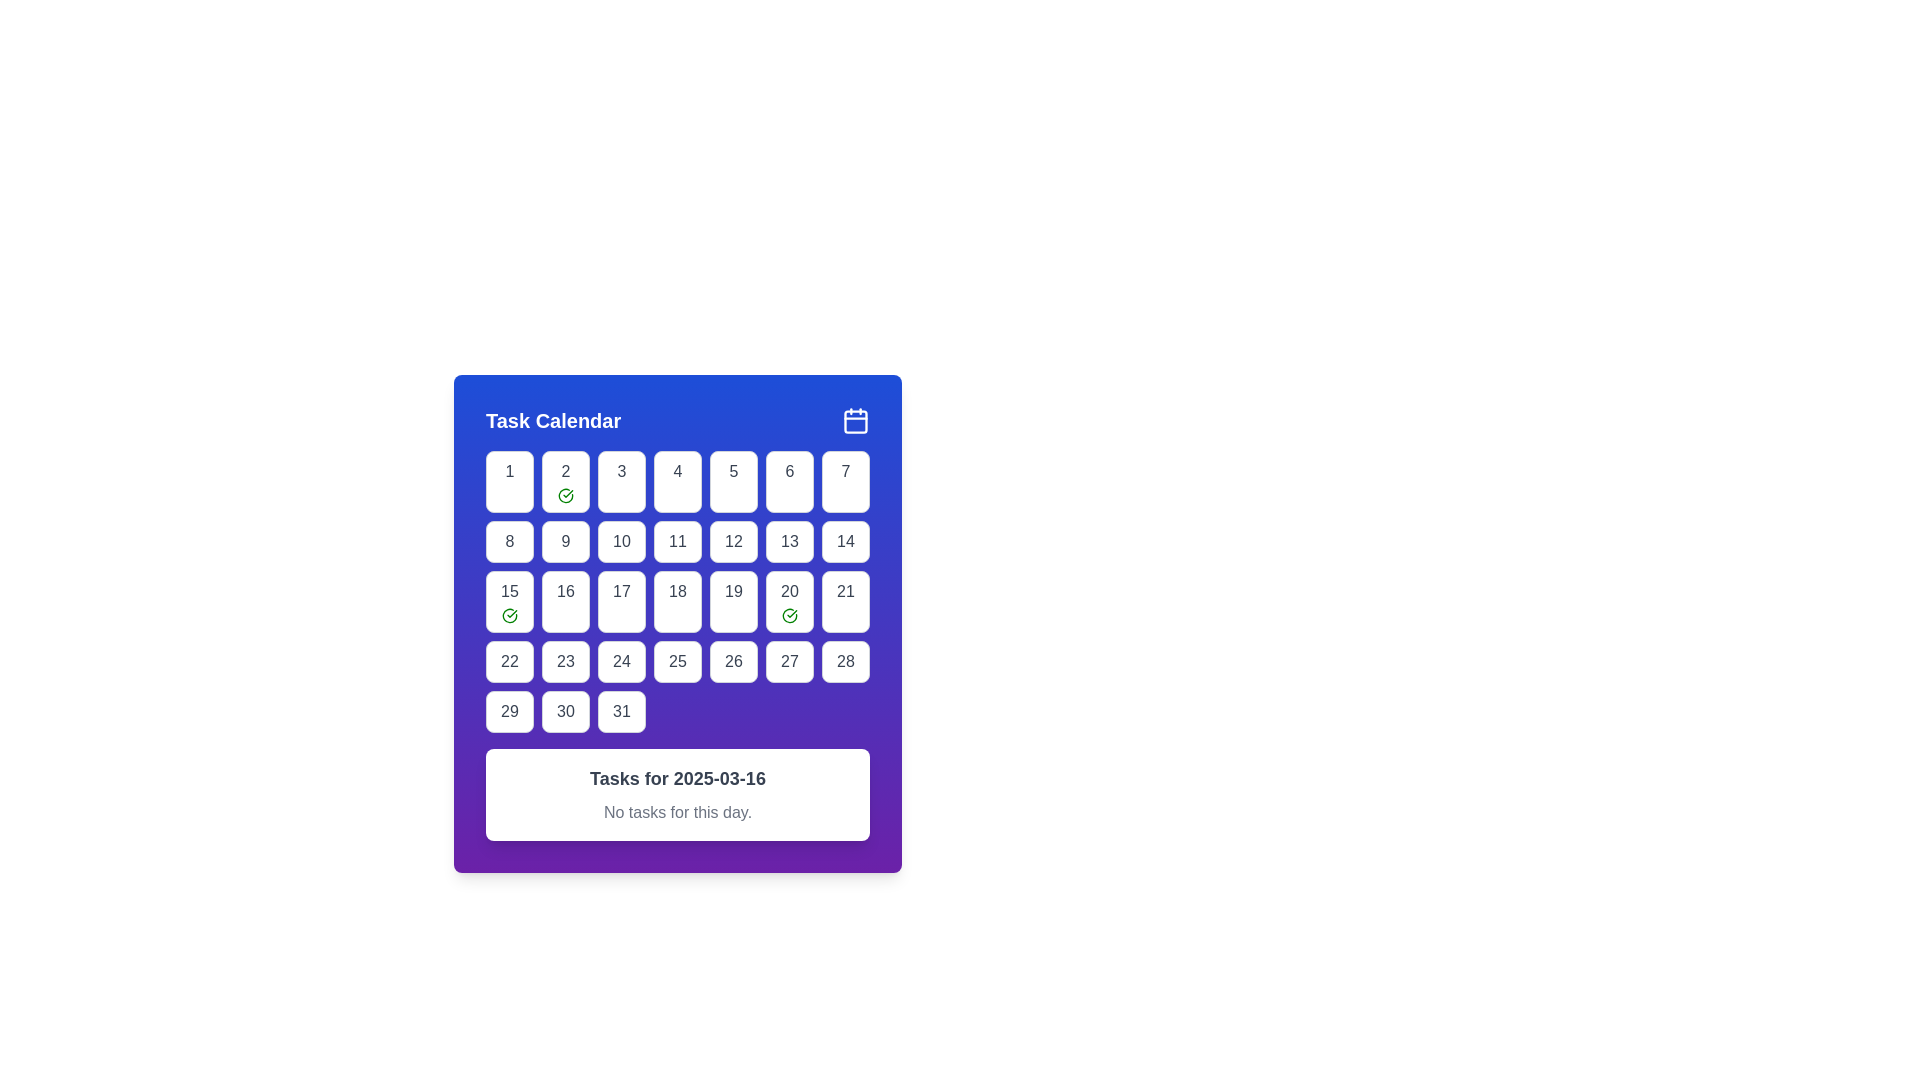 Image resolution: width=1920 pixels, height=1080 pixels. I want to click on the calendar day cell representing the 23rd day in the monthly calendar grid located in the fourth row and the second column, so click(565, 662).